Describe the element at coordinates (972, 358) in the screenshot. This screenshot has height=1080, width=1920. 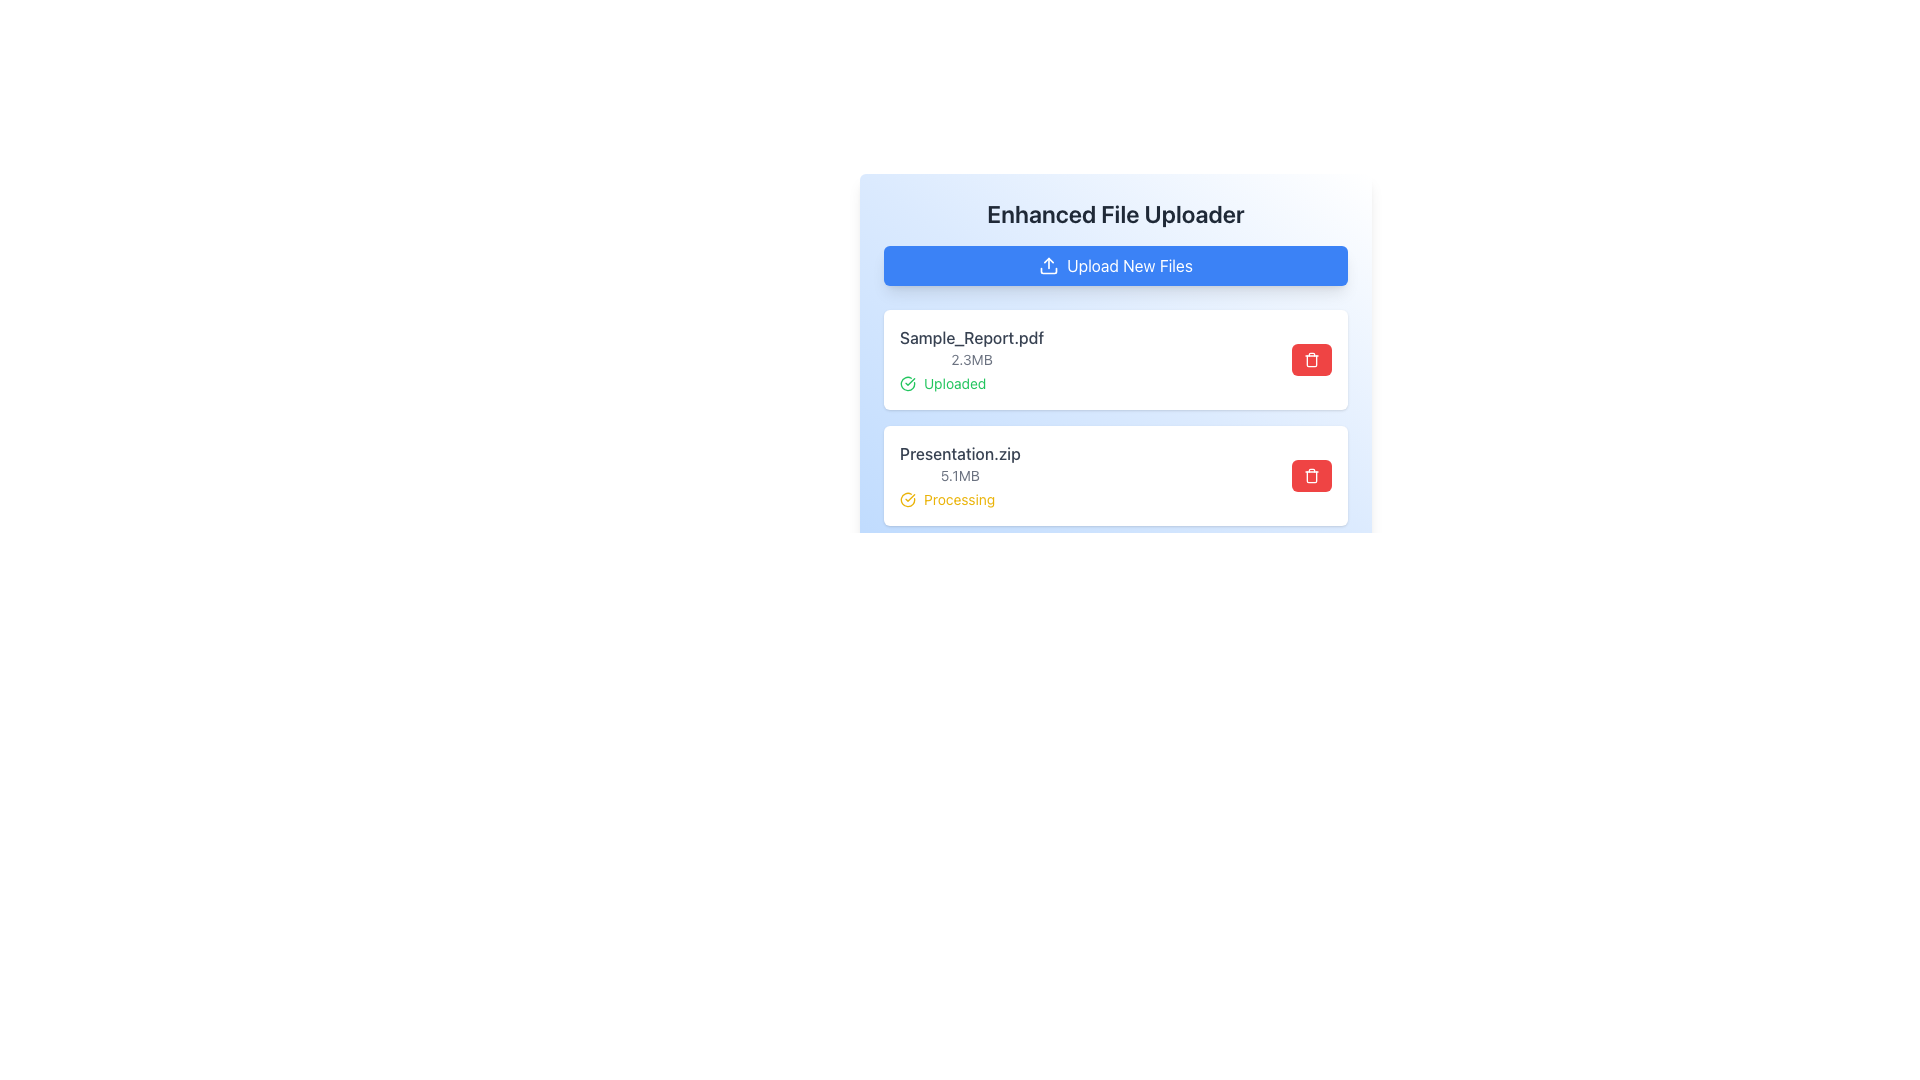
I see `the text element reading '2.3MB' which is located below 'Sample_Report.pdf' and above 'Uploaded'` at that location.